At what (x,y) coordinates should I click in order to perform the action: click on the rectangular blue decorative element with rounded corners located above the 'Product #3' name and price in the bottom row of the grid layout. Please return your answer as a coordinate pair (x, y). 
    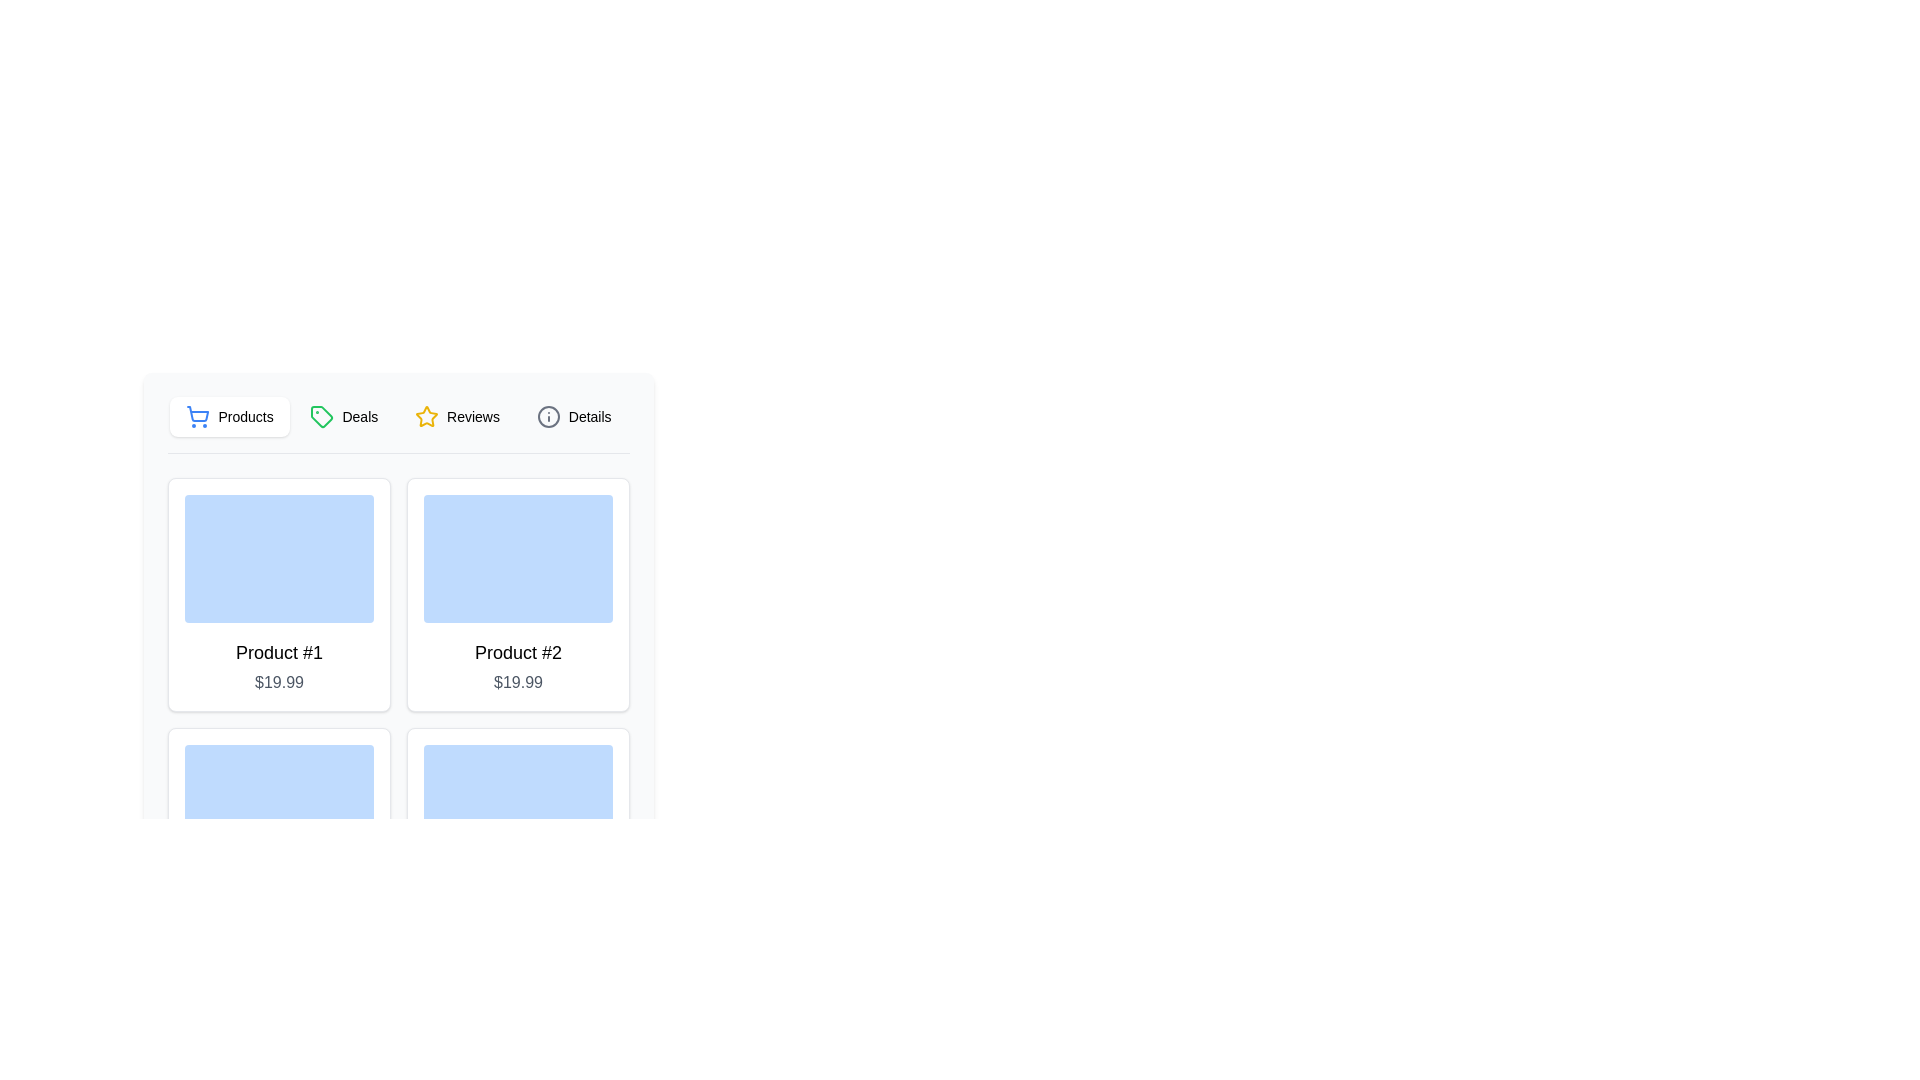
    Looking at the image, I should click on (278, 808).